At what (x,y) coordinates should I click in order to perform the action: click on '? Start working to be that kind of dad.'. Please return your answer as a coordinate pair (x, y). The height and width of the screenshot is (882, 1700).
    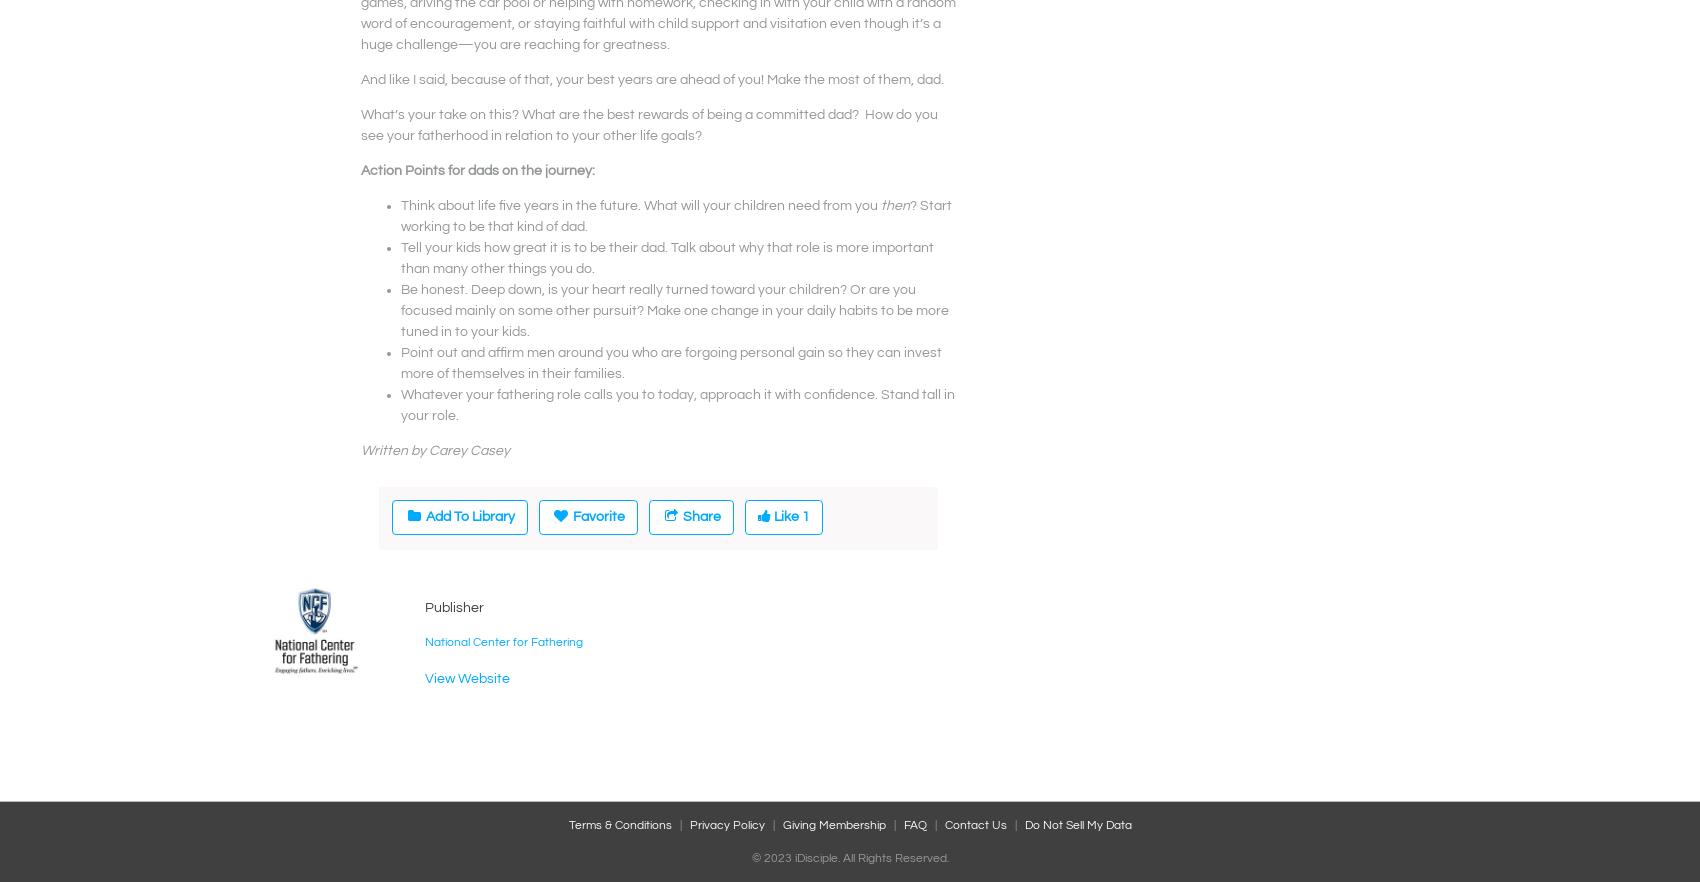
    Looking at the image, I should click on (676, 215).